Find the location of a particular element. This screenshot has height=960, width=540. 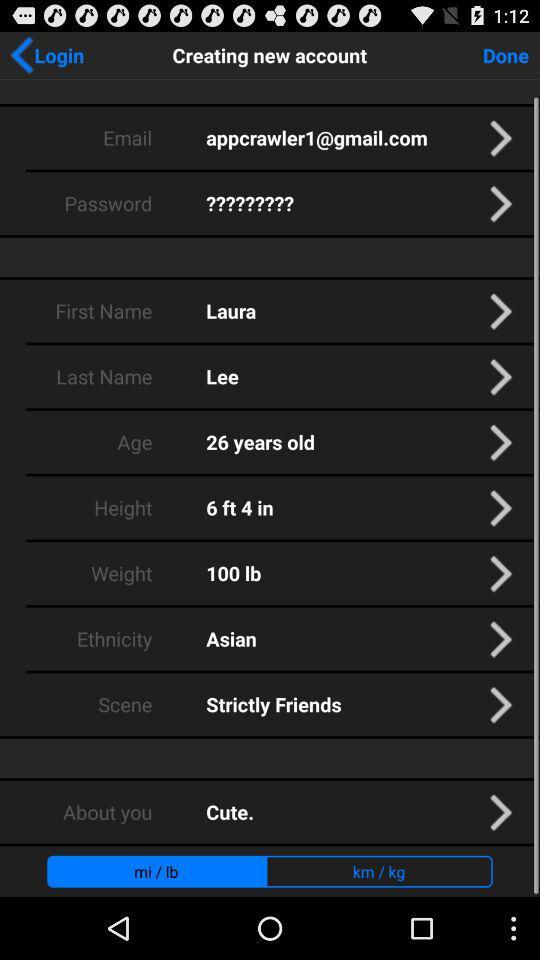

the app next to the creating new account icon is located at coordinates (46, 54).